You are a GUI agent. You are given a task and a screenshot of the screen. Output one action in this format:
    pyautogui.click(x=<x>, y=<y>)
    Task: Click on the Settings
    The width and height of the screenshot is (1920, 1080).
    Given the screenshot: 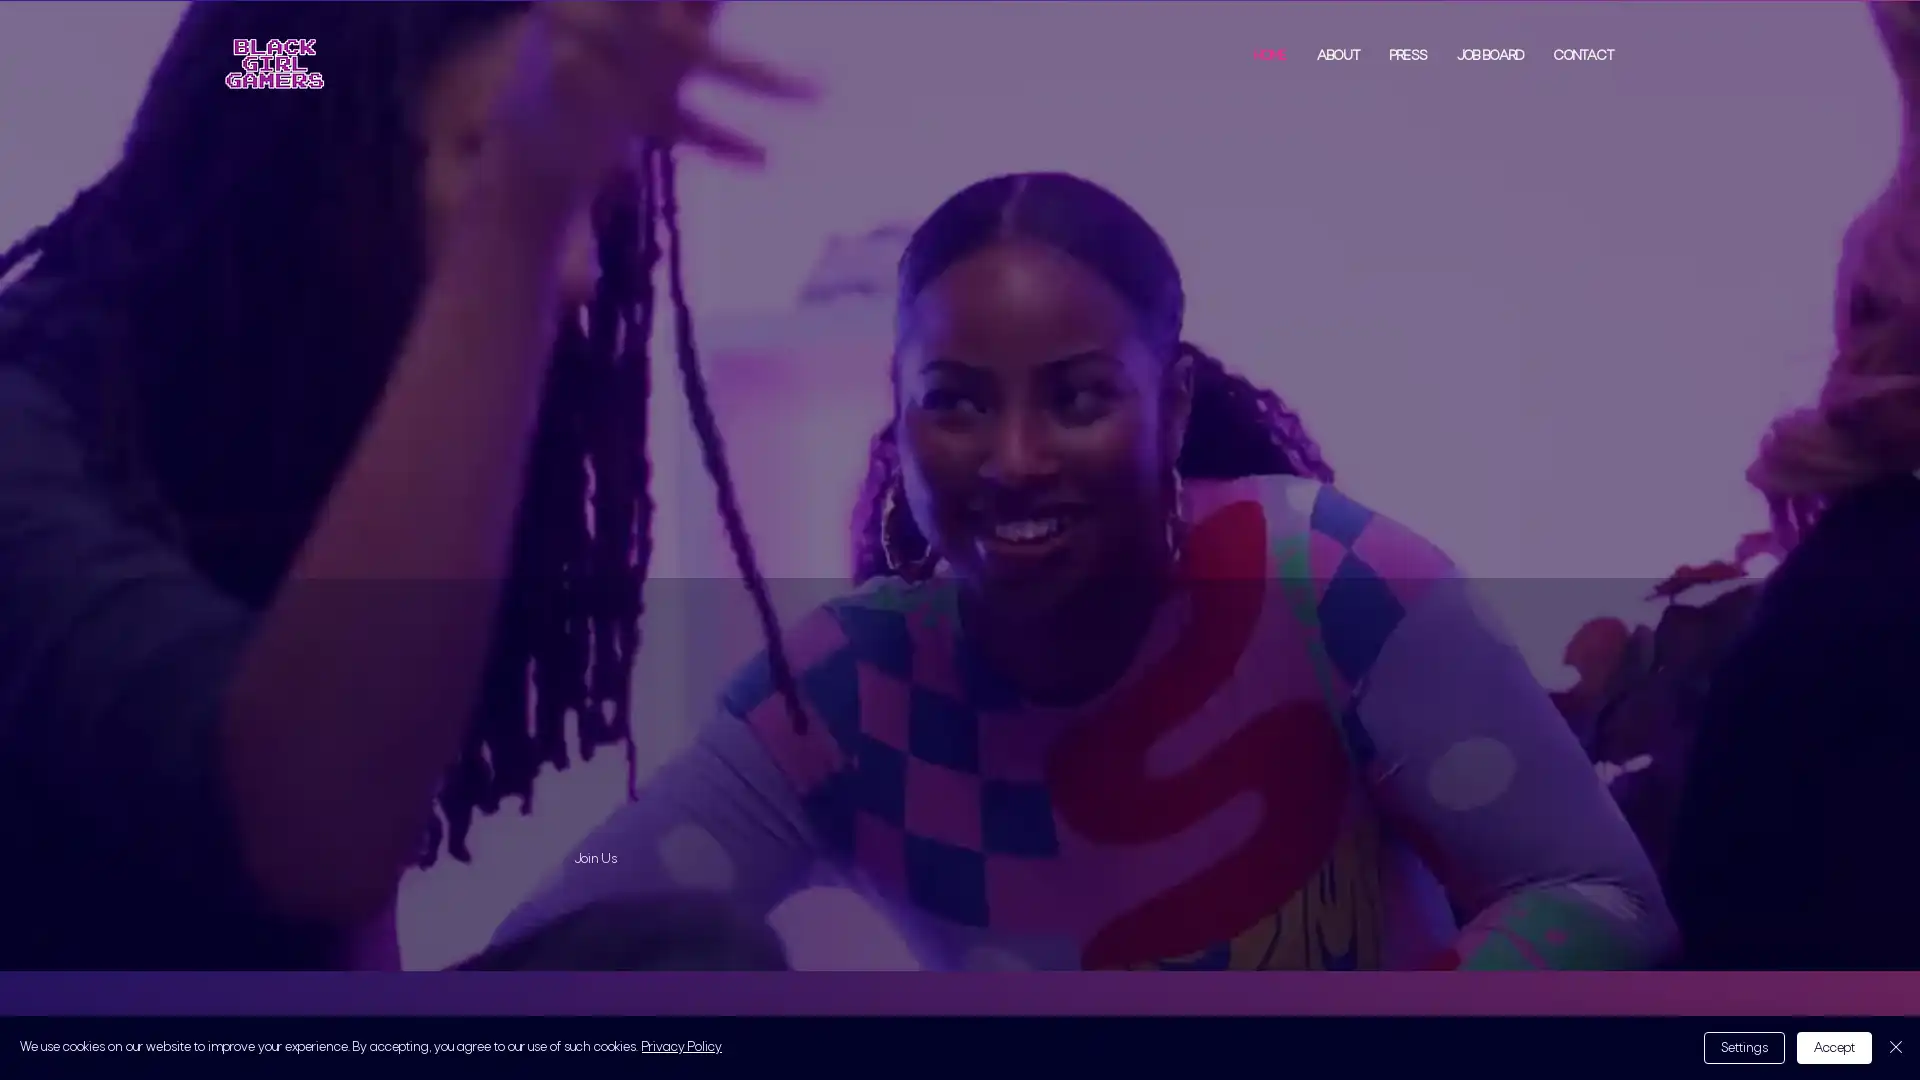 What is the action you would take?
    pyautogui.click(x=1743, y=1047)
    